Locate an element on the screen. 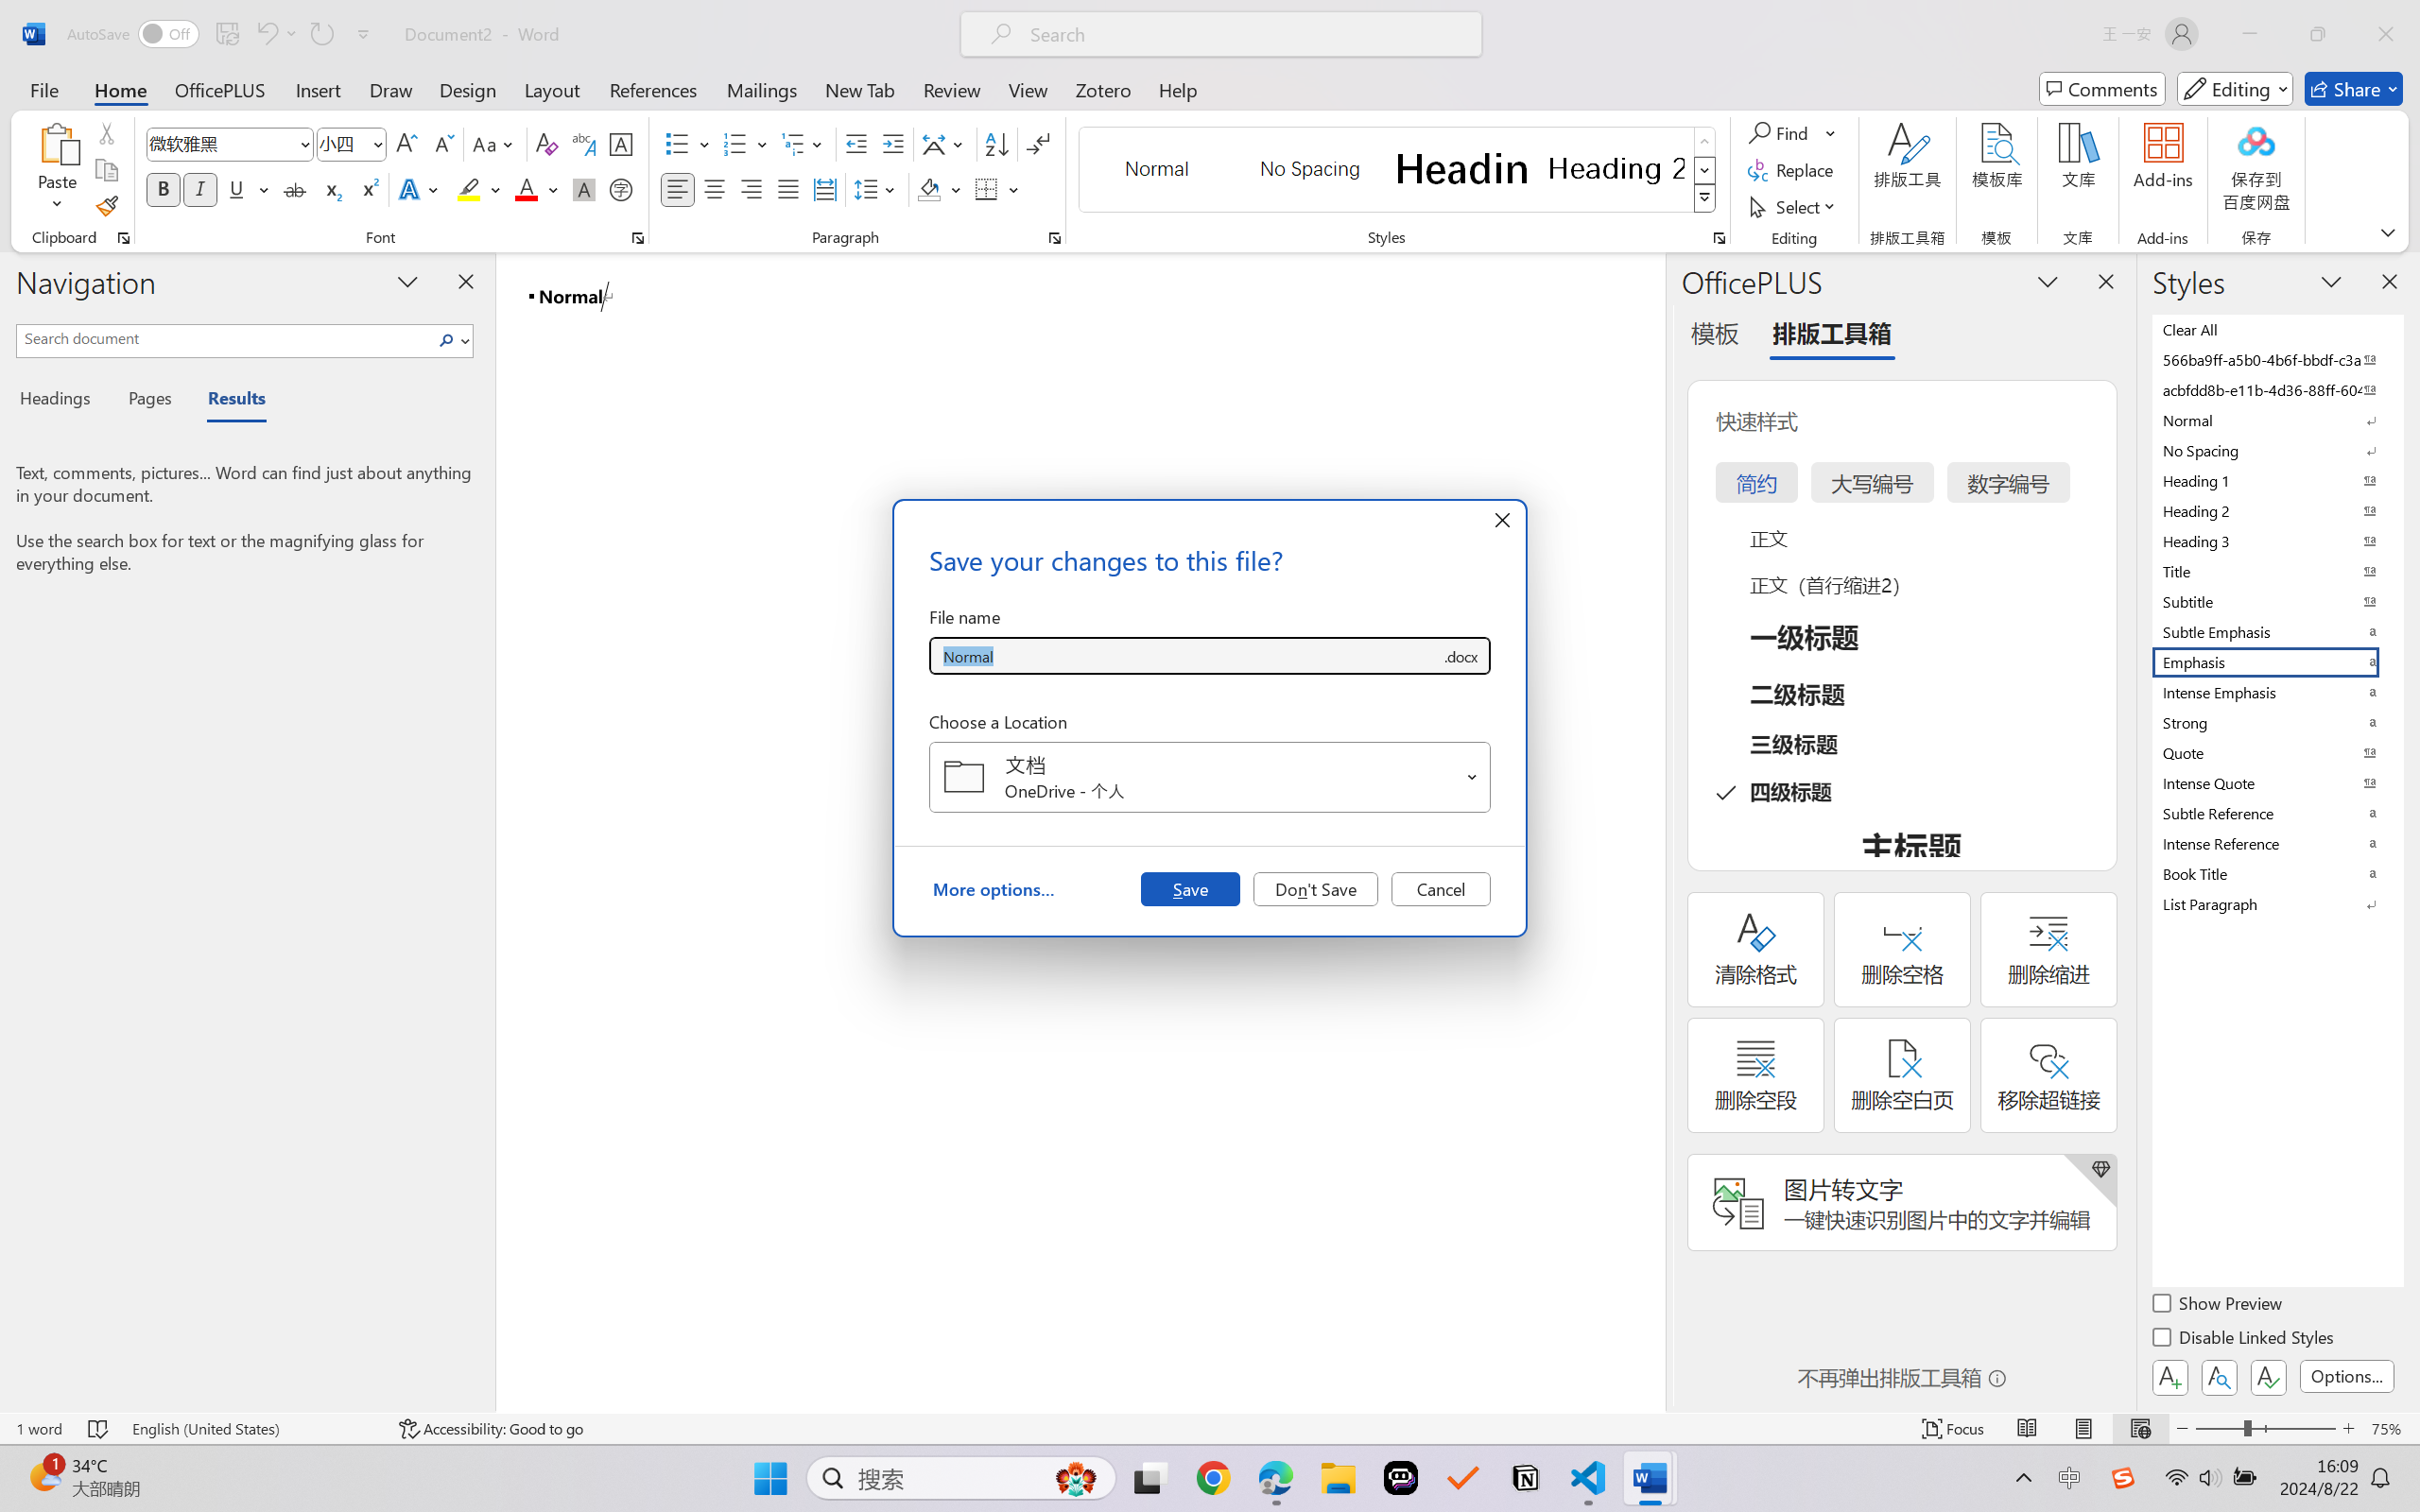 The height and width of the screenshot is (1512, 2420). 'Help' is located at coordinates (1177, 88).